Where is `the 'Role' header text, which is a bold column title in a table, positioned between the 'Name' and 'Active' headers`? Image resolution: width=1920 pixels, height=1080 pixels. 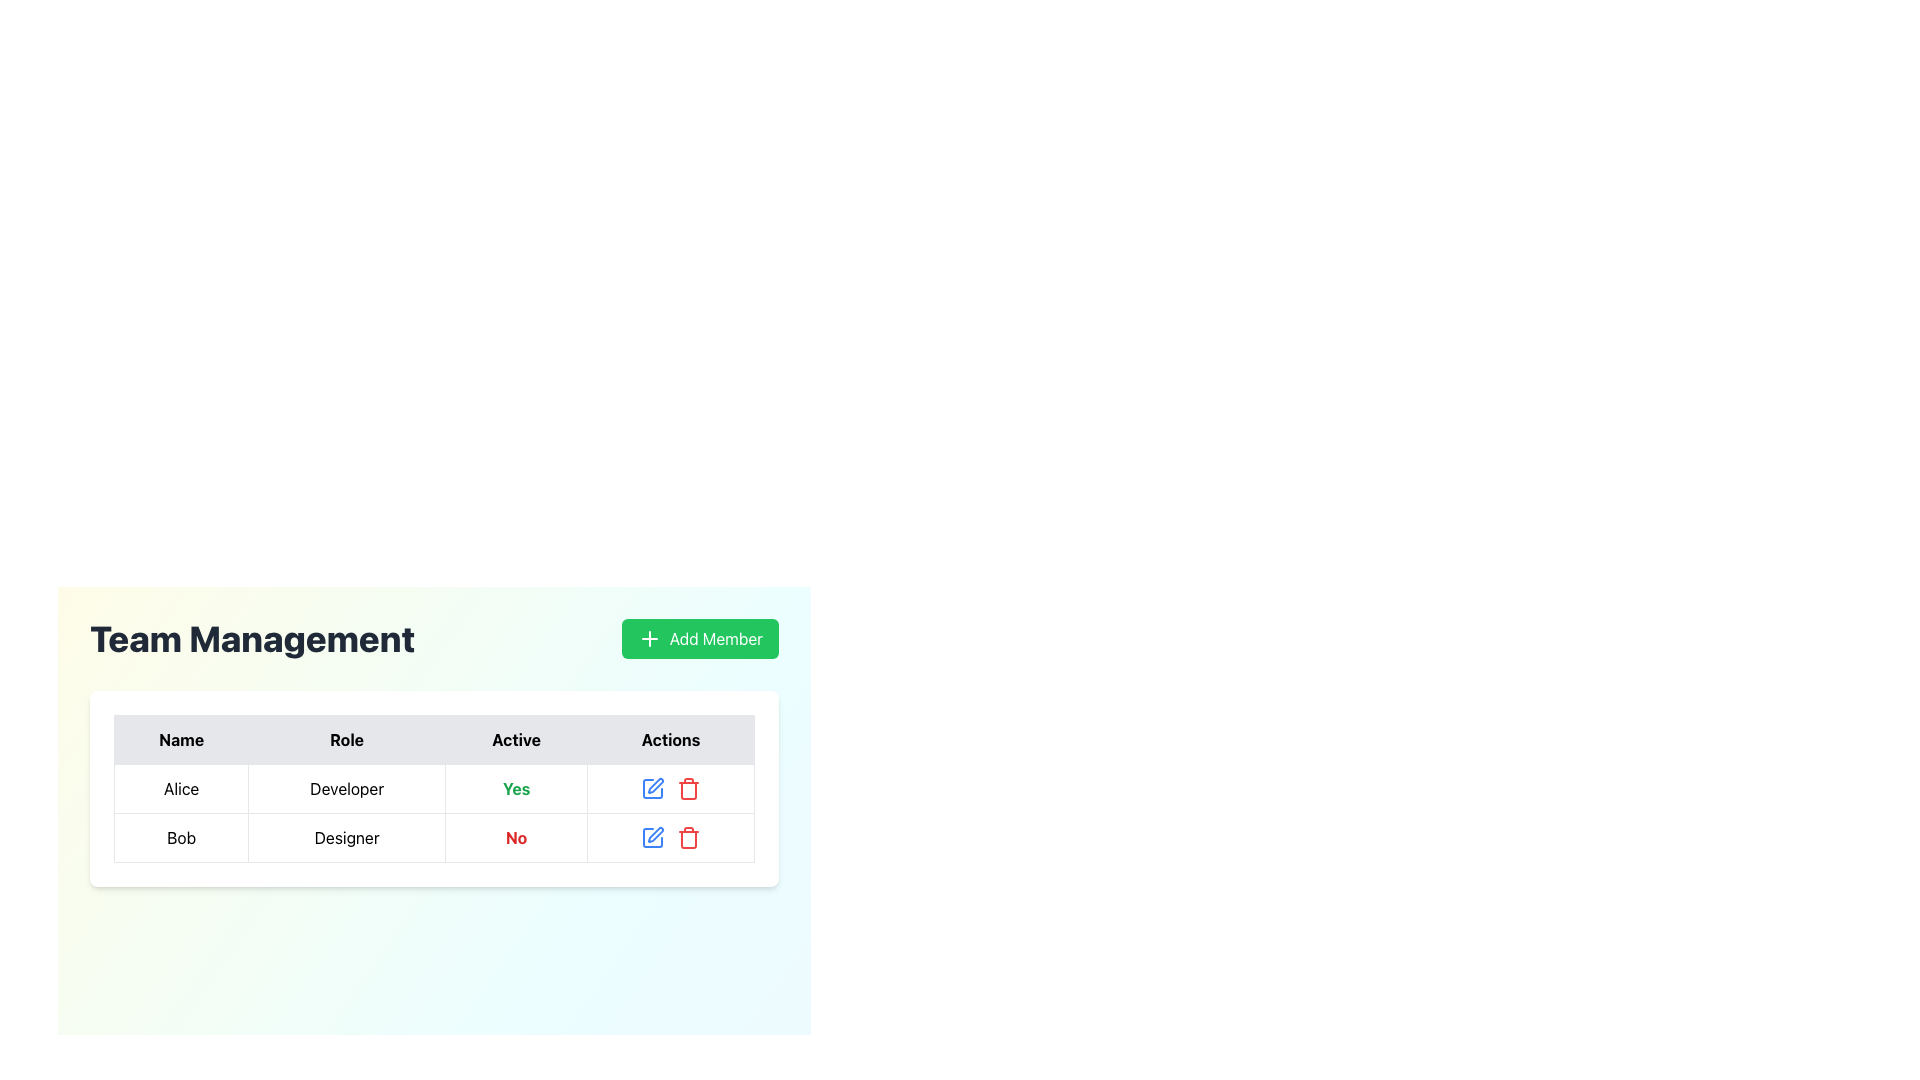
the 'Role' header text, which is a bold column title in a table, positioned between the 'Name' and 'Active' headers is located at coordinates (347, 740).